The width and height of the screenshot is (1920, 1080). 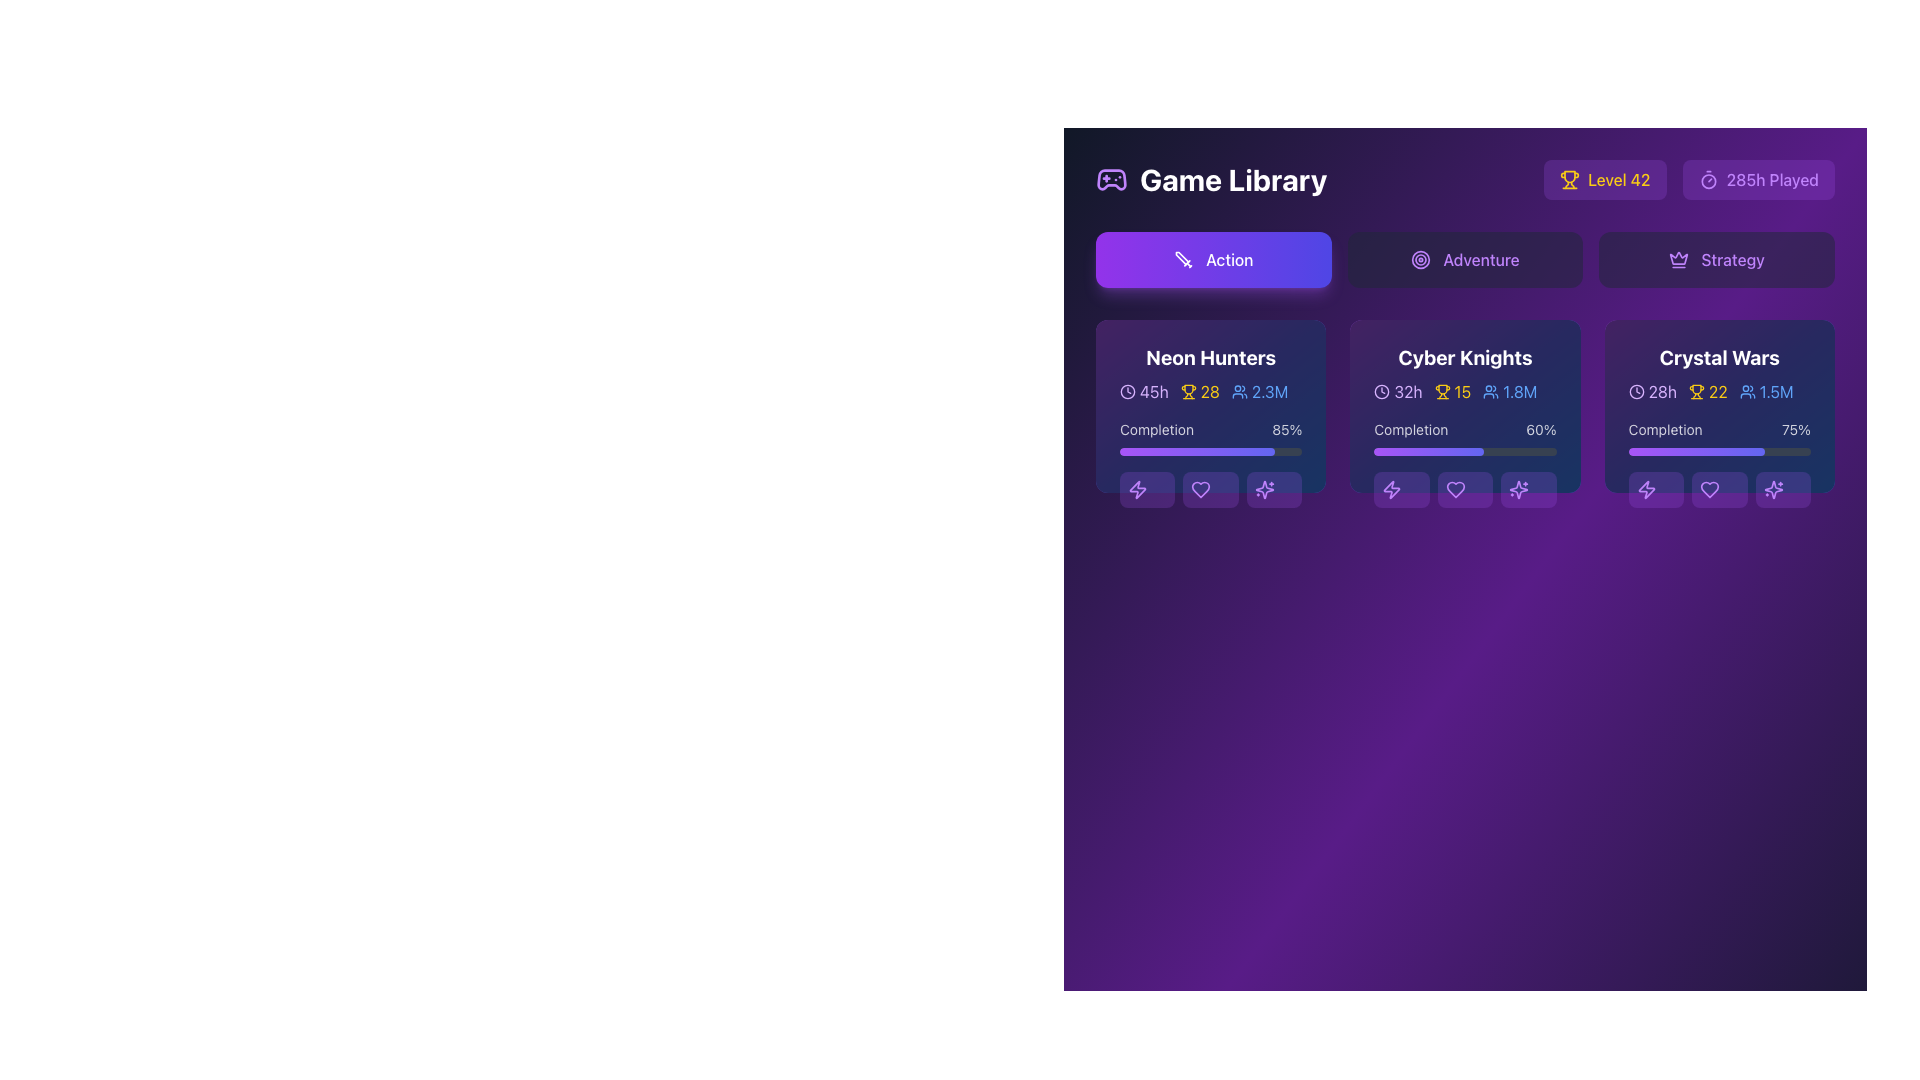 What do you see at coordinates (1391, 489) in the screenshot?
I see `the button in the bottom-left corner of the second card in the horizontal triplet of cards in the 'Cyber Knights' game` at bounding box center [1391, 489].